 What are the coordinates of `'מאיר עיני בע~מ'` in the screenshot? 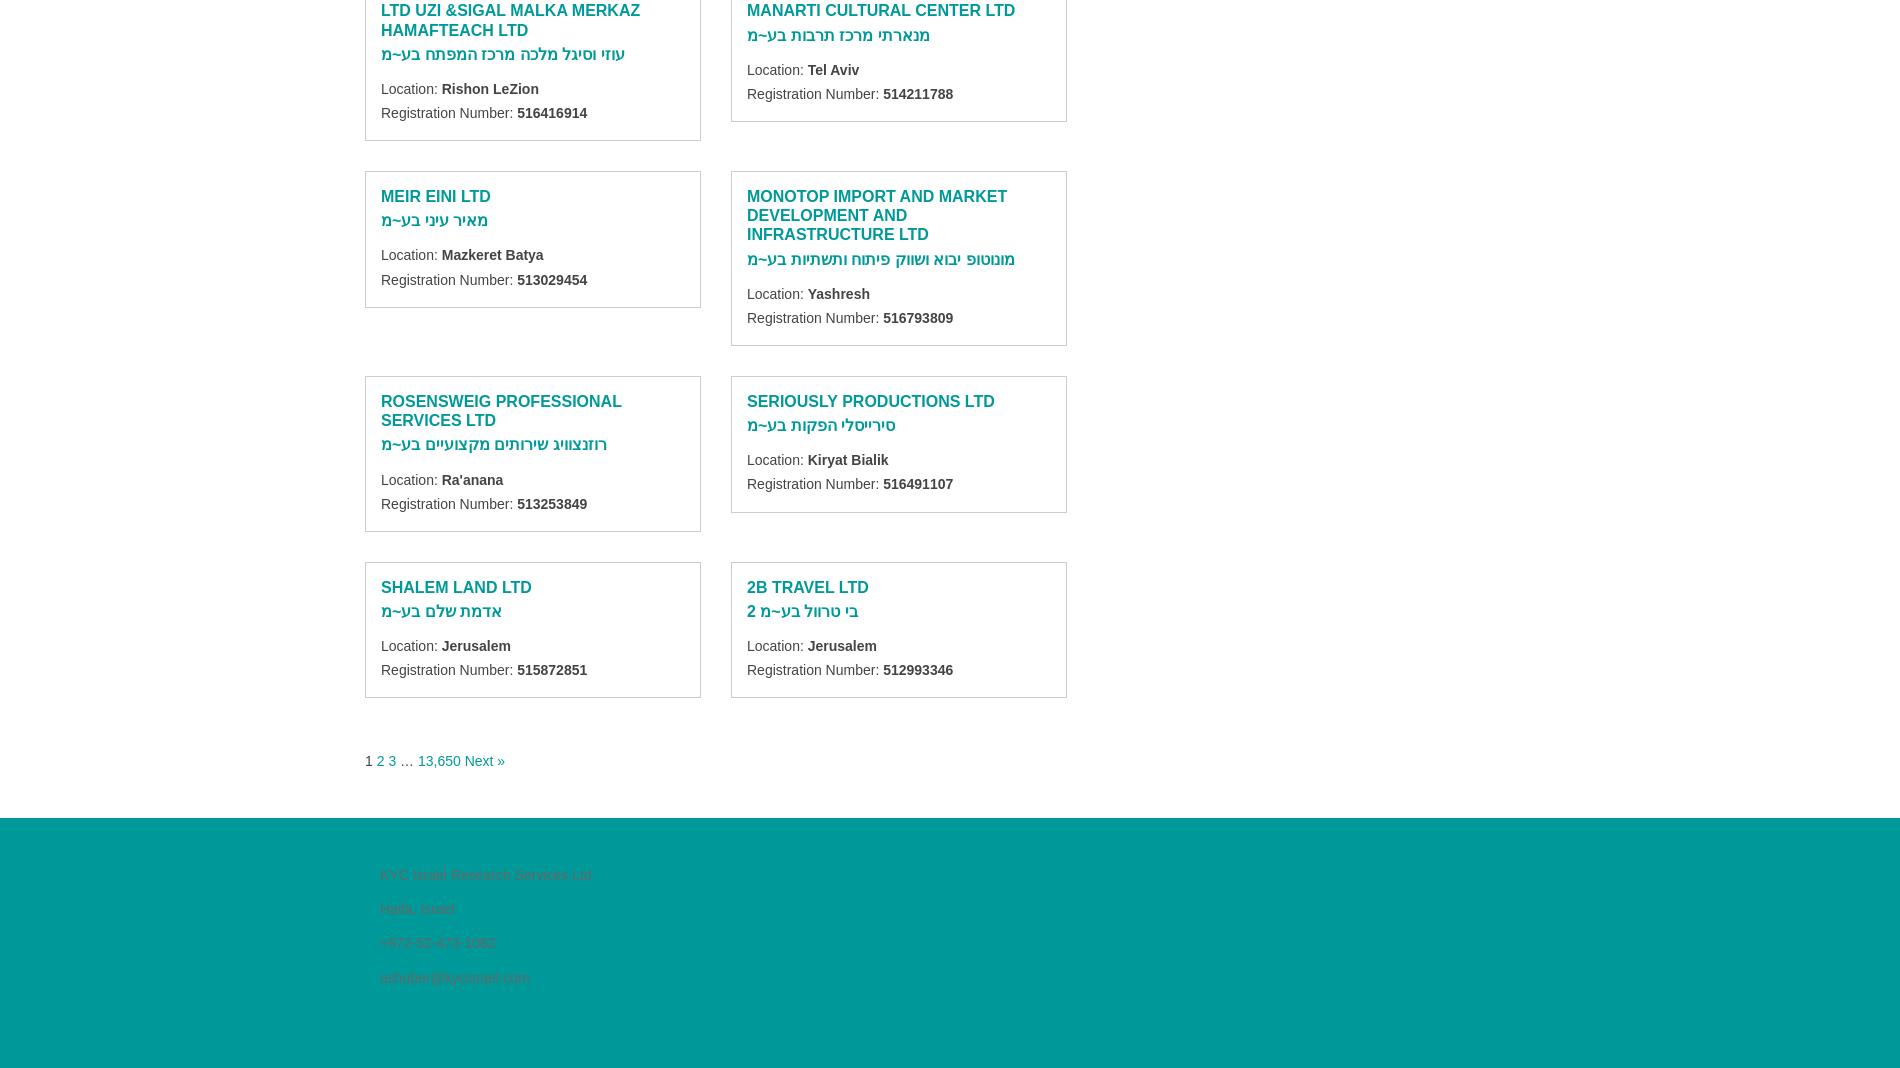 It's located at (433, 220).